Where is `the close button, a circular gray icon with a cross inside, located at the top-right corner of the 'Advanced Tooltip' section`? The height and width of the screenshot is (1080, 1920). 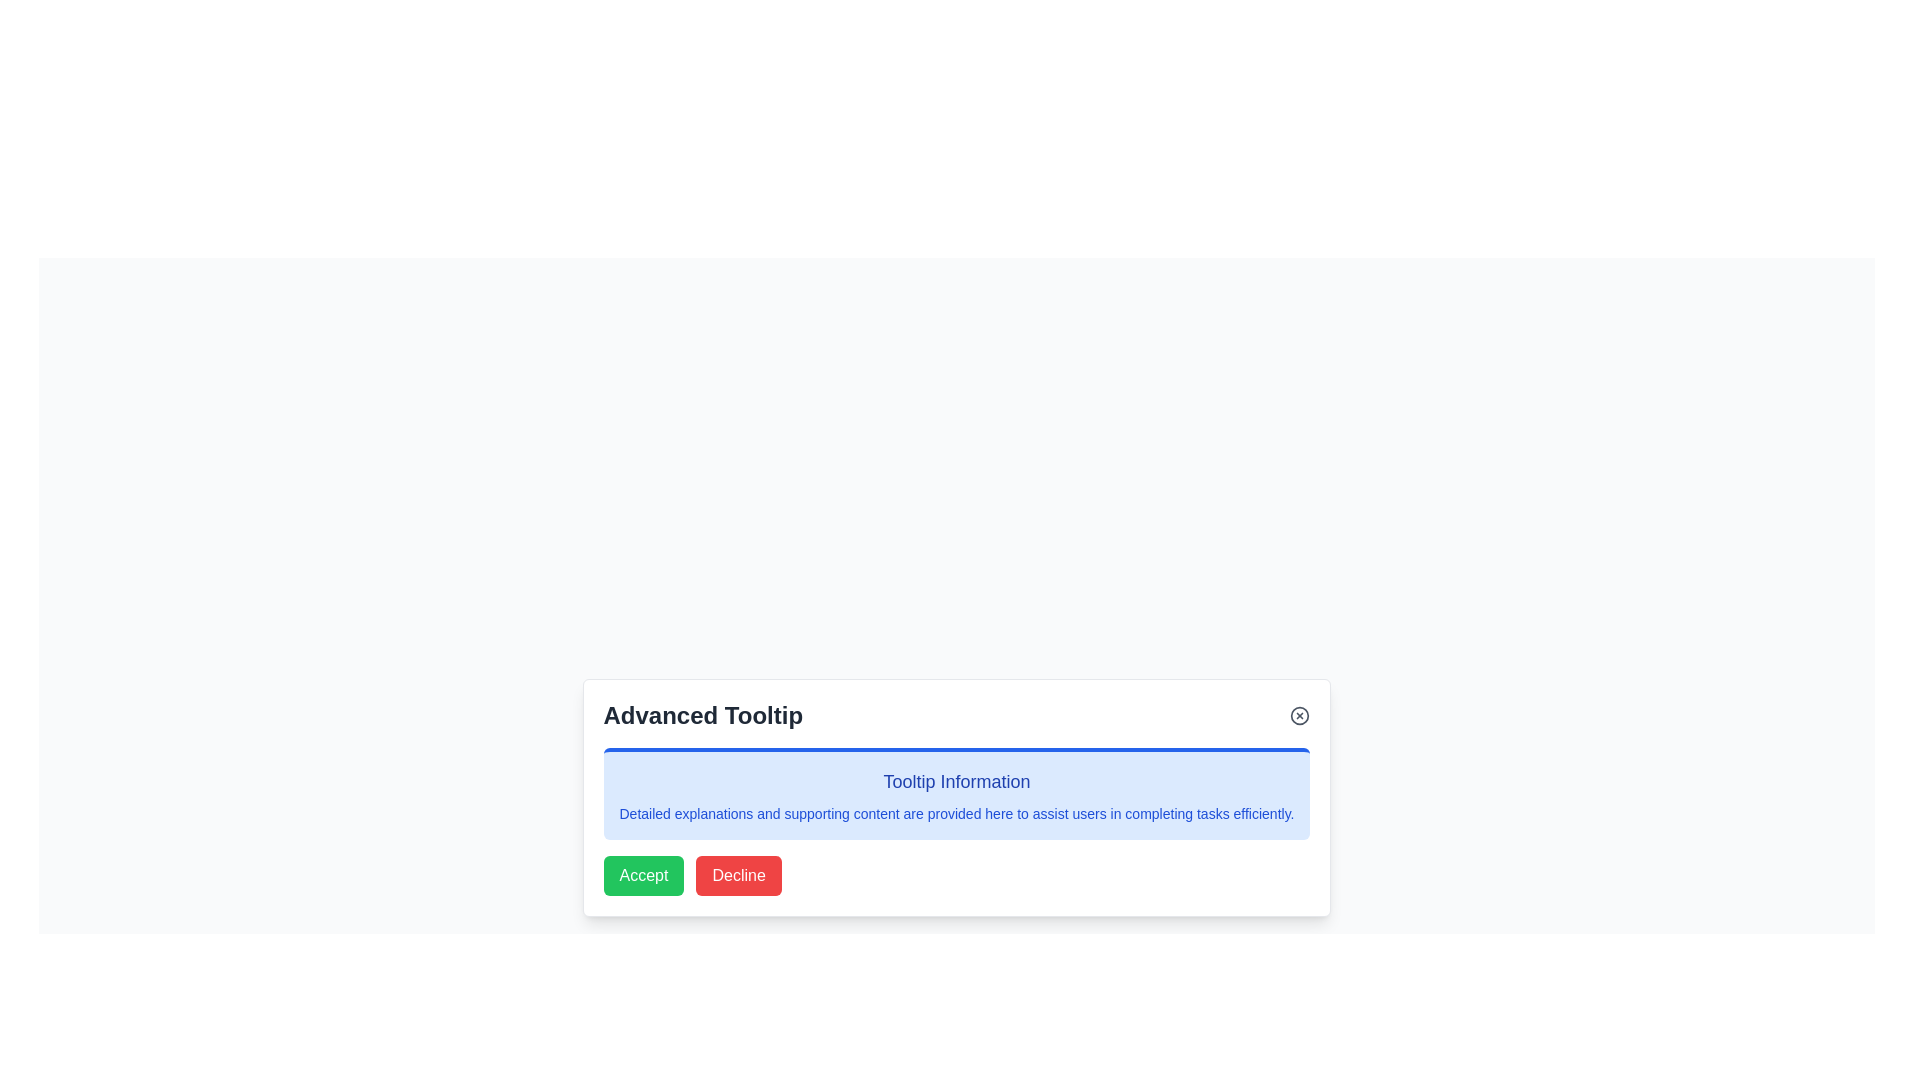
the close button, a circular gray icon with a cross inside, located at the top-right corner of the 'Advanced Tooltip' section is located at coordinates (1300, 715).